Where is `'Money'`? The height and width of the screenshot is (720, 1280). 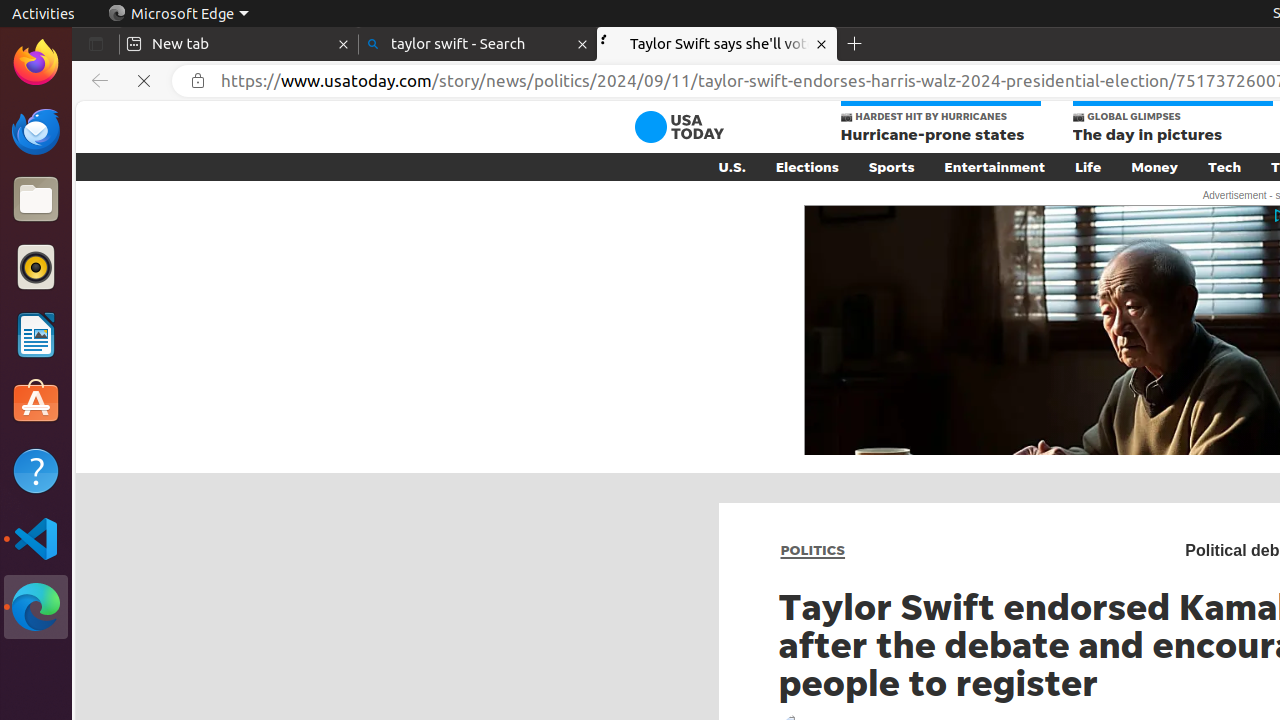 'Money' is located at coordinates (1154, 165).